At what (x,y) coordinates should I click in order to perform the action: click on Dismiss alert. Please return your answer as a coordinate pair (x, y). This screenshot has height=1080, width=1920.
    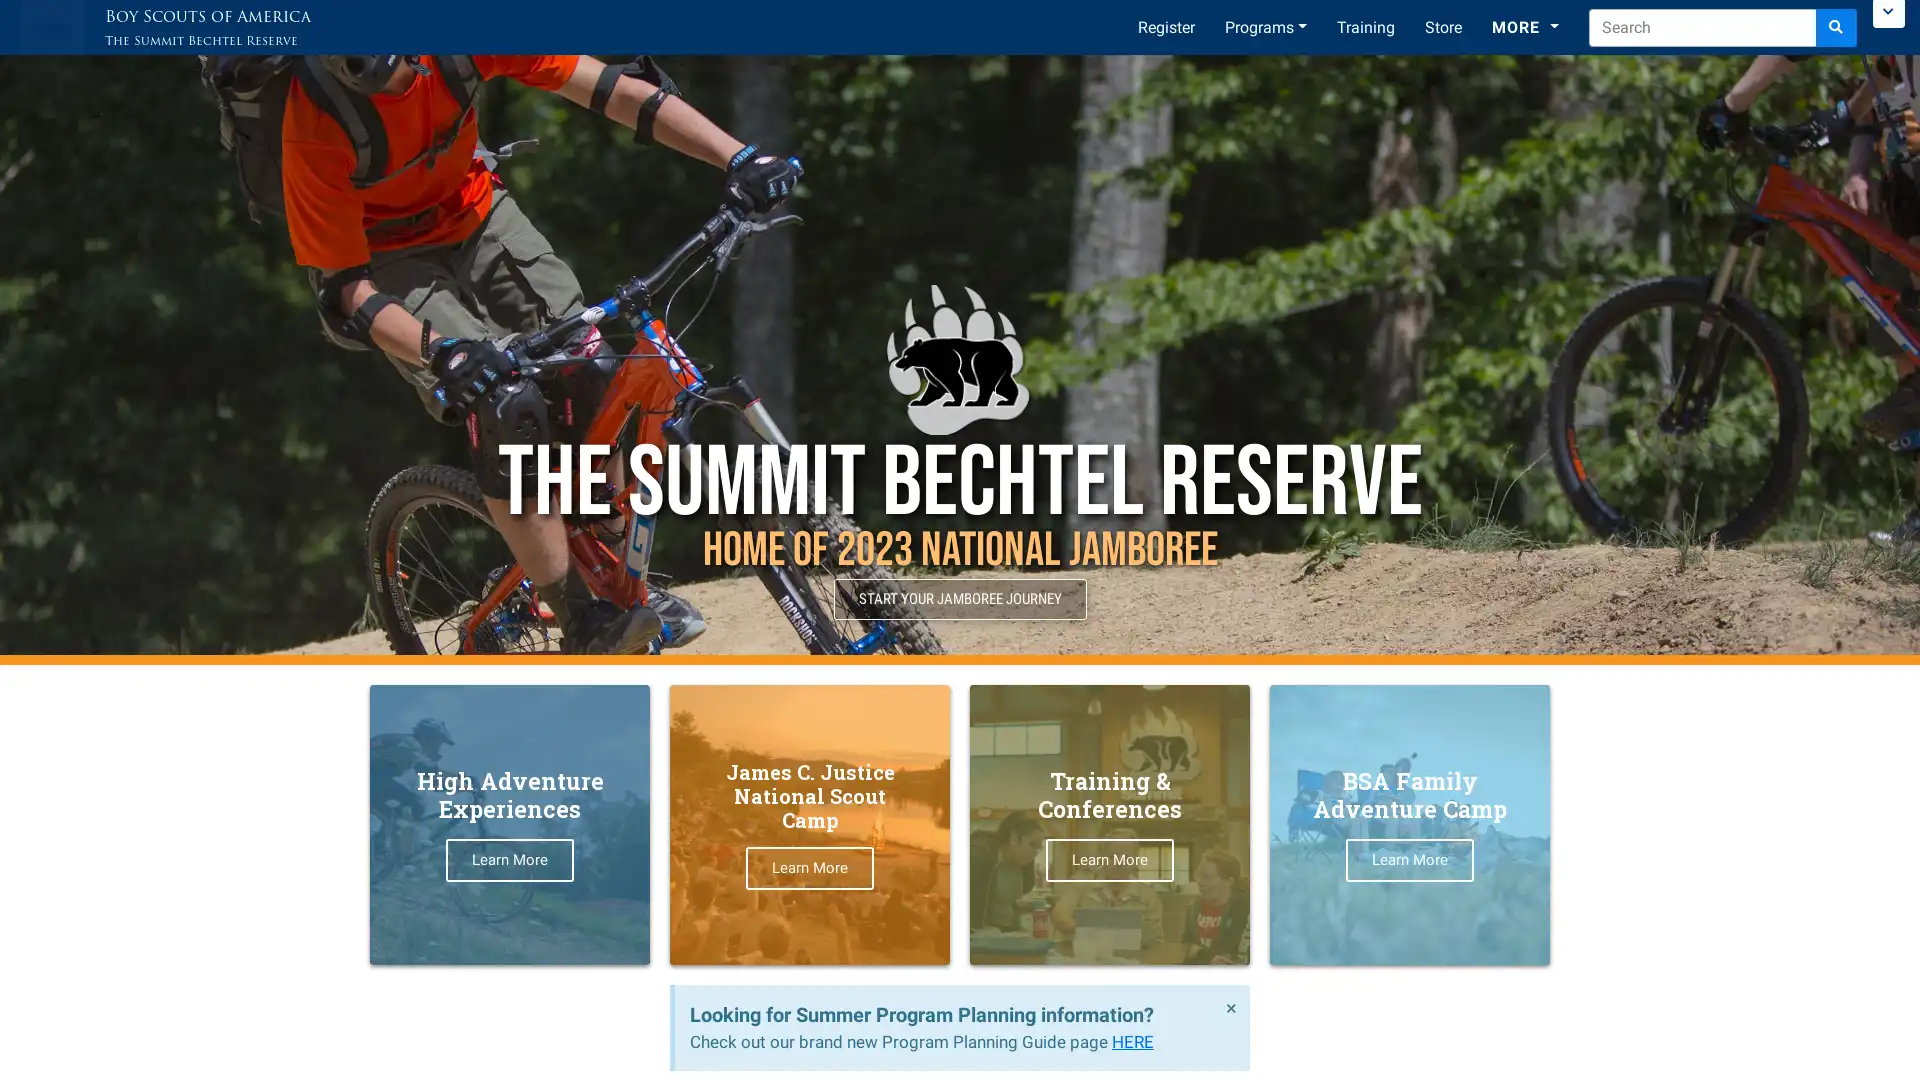
    Looking at the image, I should click on (1230, 1007).